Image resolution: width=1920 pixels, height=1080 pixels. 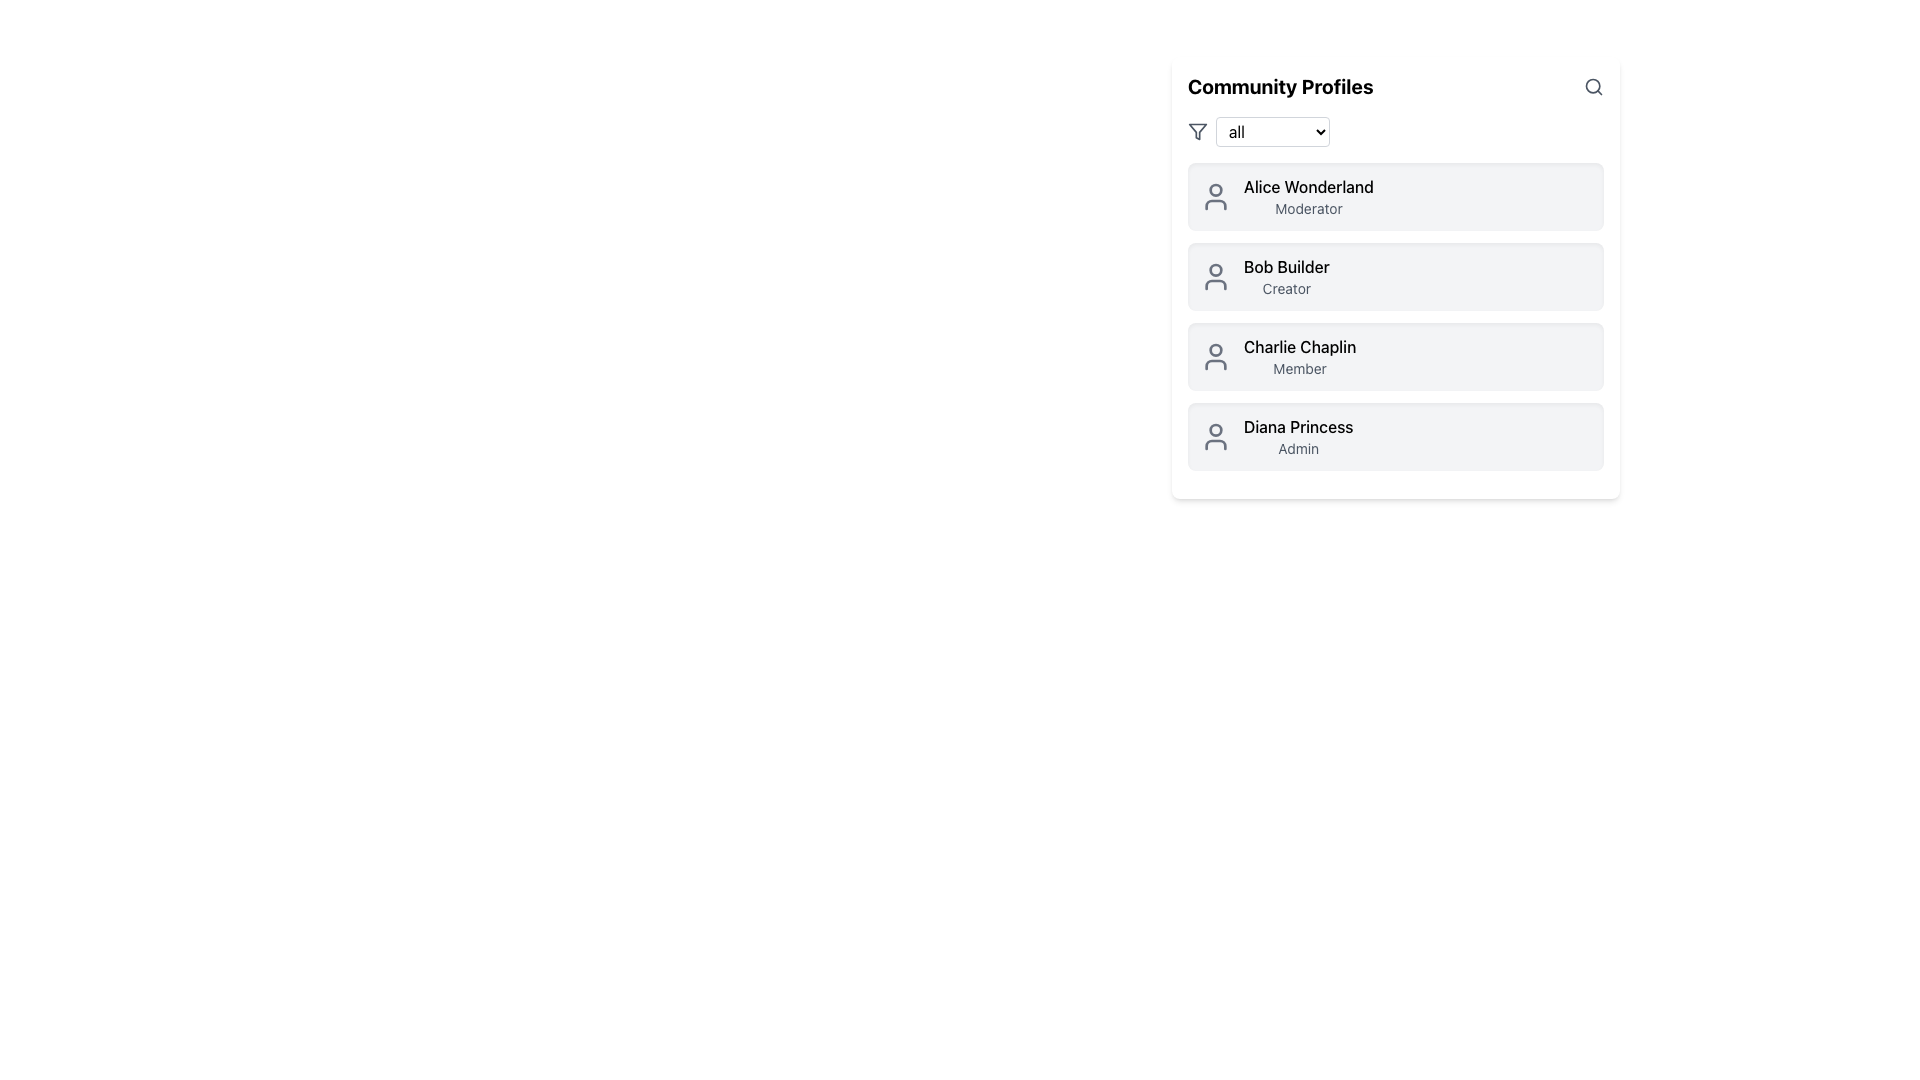 What do you see at coordinates (1214, 349) in the screenshot?
I see `the styles or effects of the central circle element in the user profile icon representing Charlie Chaplin in the Community Profiles list` at bounding box center [1214, 349].